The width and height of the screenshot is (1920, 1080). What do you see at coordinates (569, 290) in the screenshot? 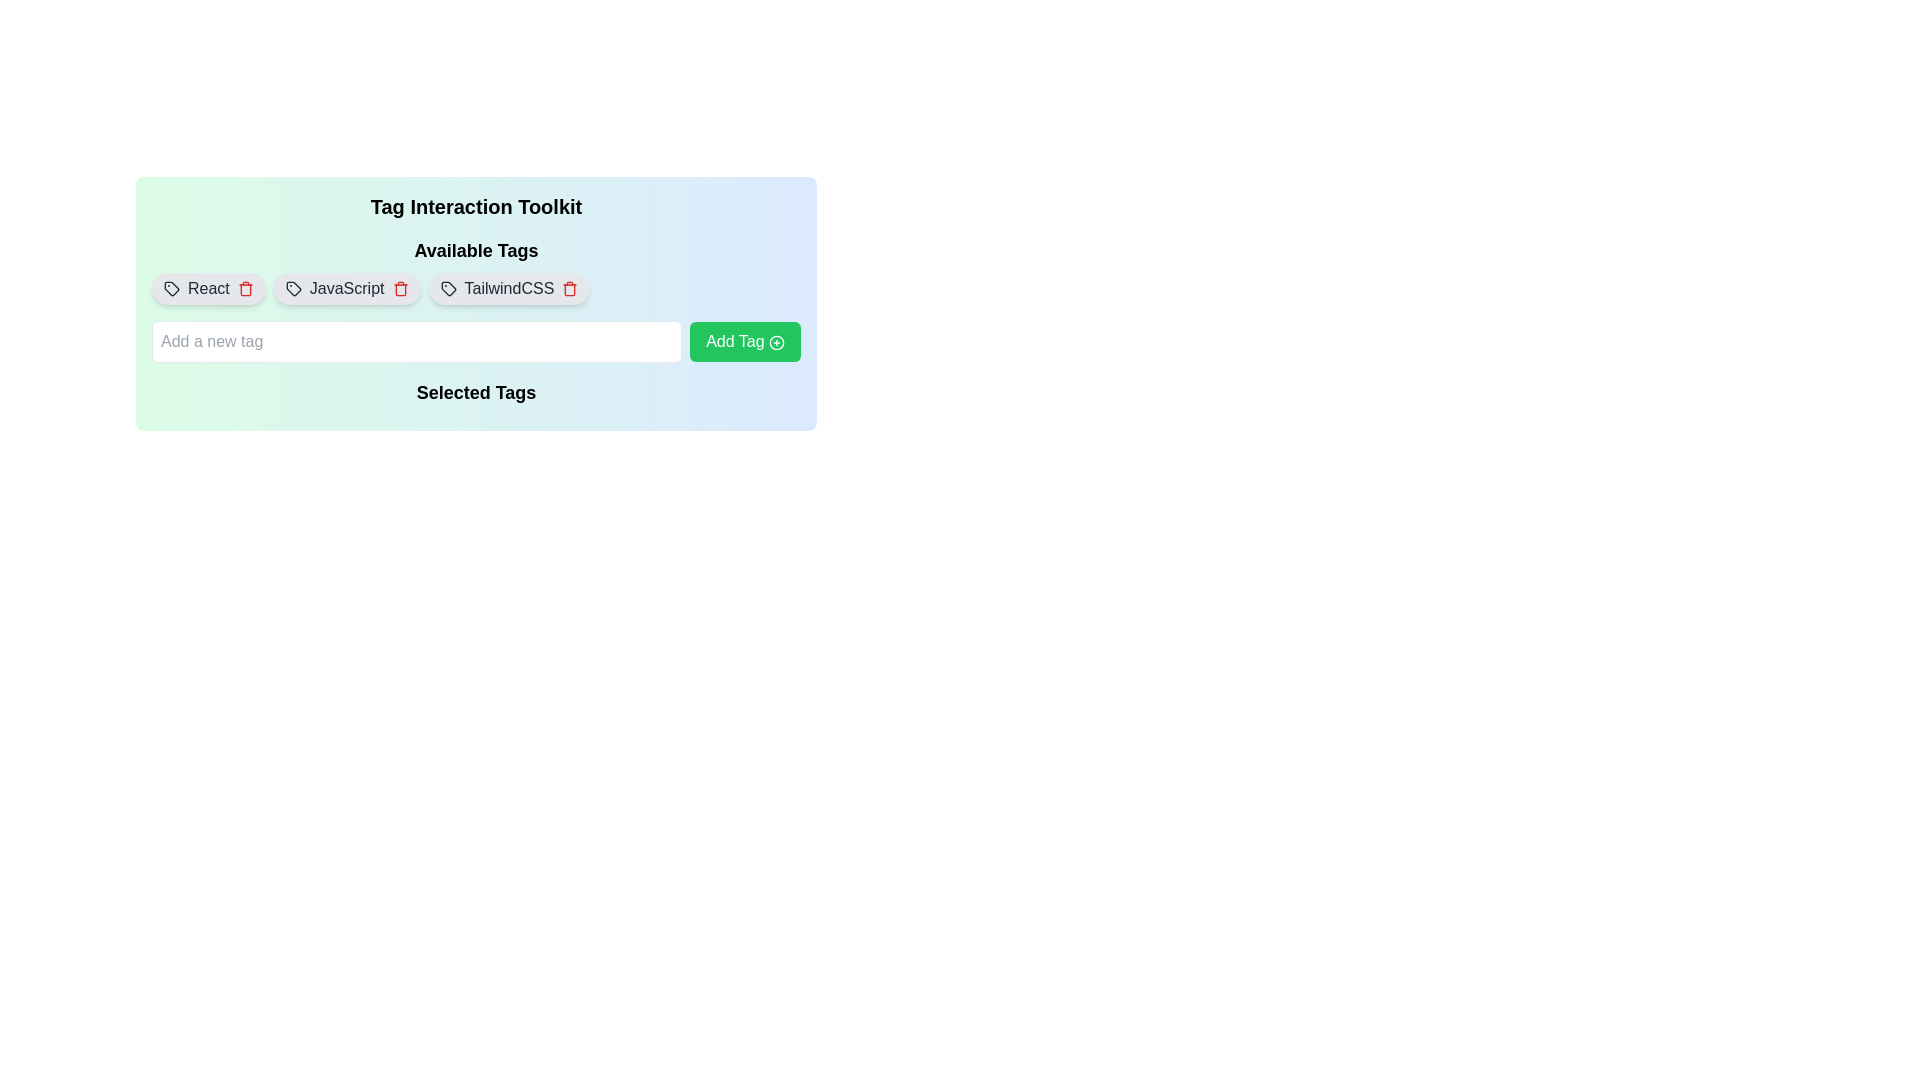
I see `the middle section of the trash can icon, which is a vertical rectangle with a rounded top, located to the right of the 'TailwindCSS' tag` at bounding box center [569, 290].